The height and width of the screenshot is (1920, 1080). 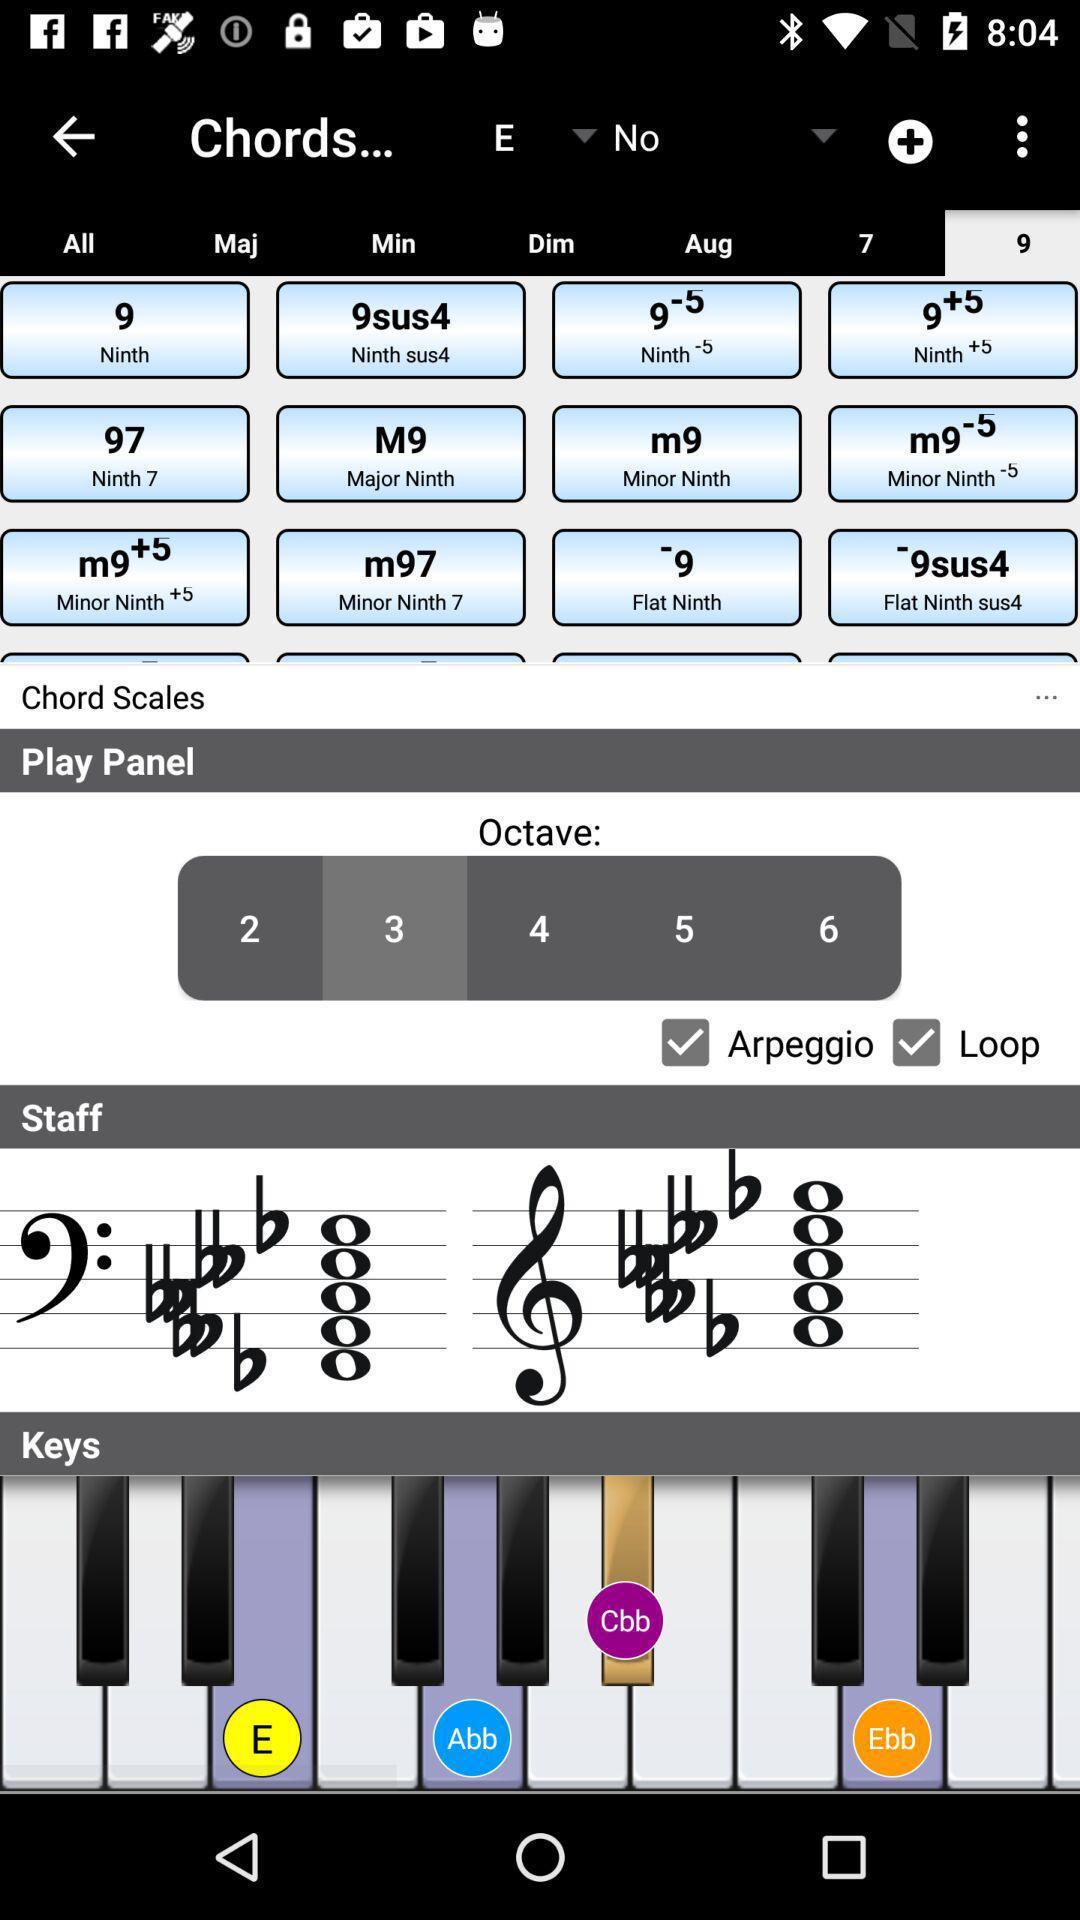 I want to click on the app next to the chords dictionary app, so click(x=72, y=135).